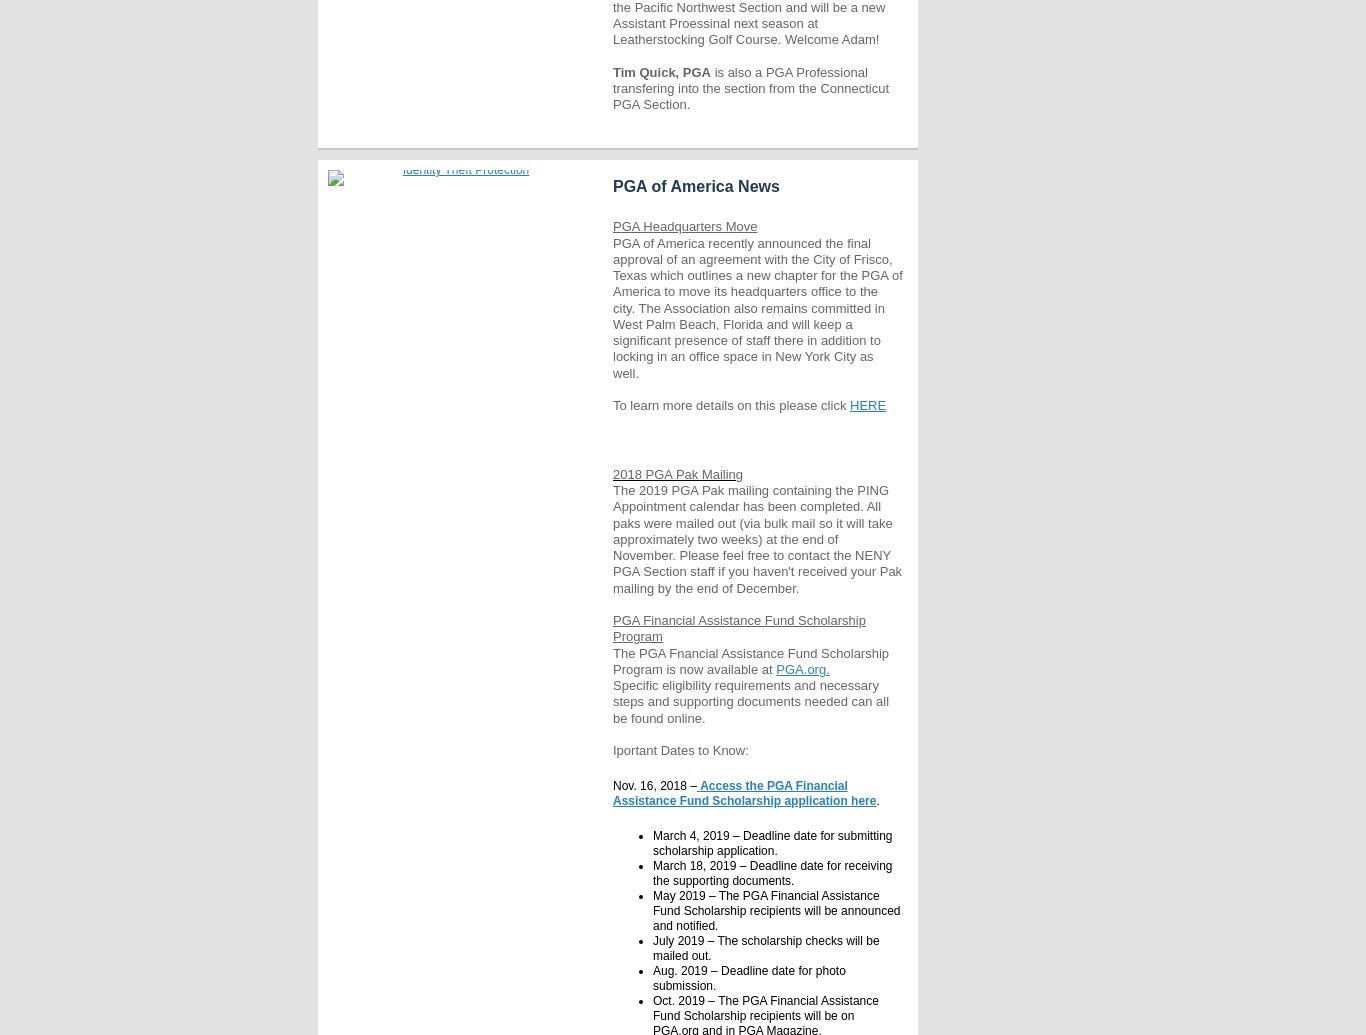  Describe the element at coordinates (866, 405) in the screenshot. I see `'HERE'` at that location.